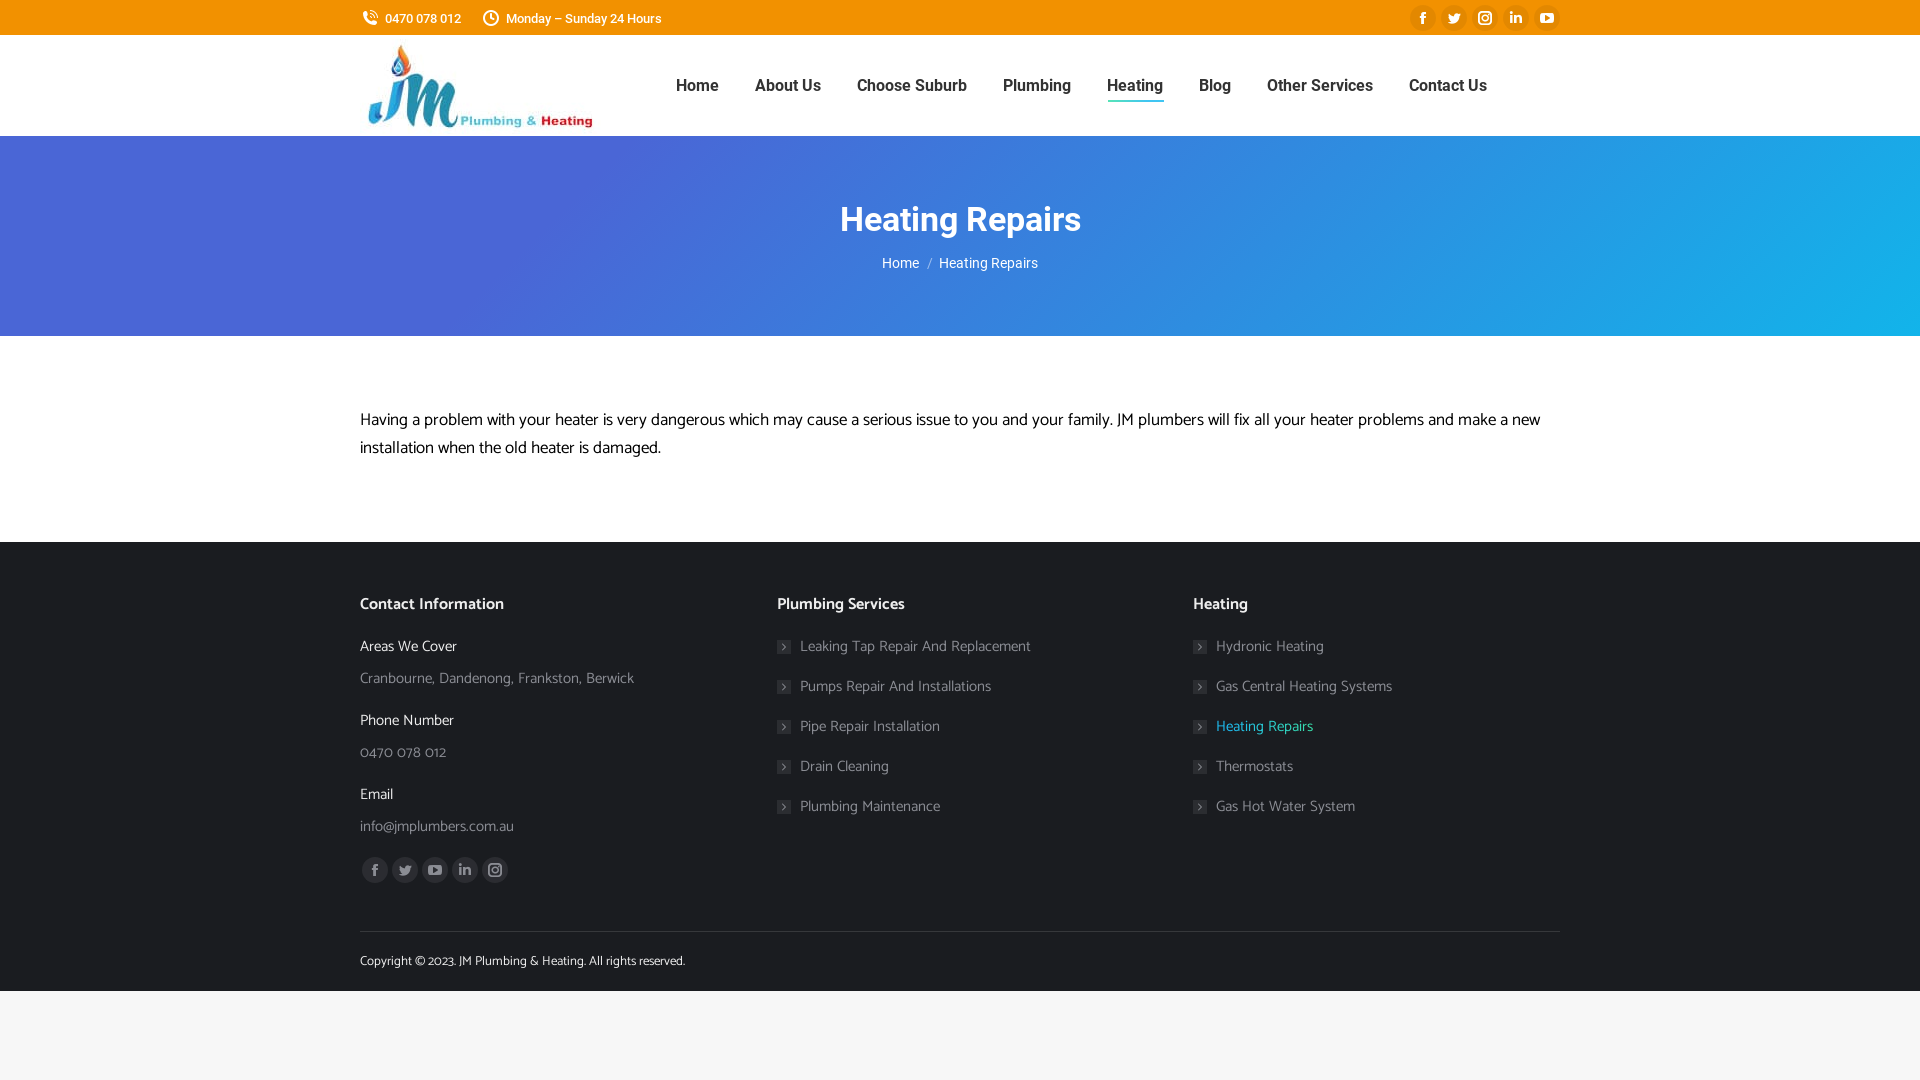 Image resolution: width=1920 pixels, height=1080 pixels. Describe the element at coordinates (1319, 84) in the screenshot. I see `'Other Services'` at that location.